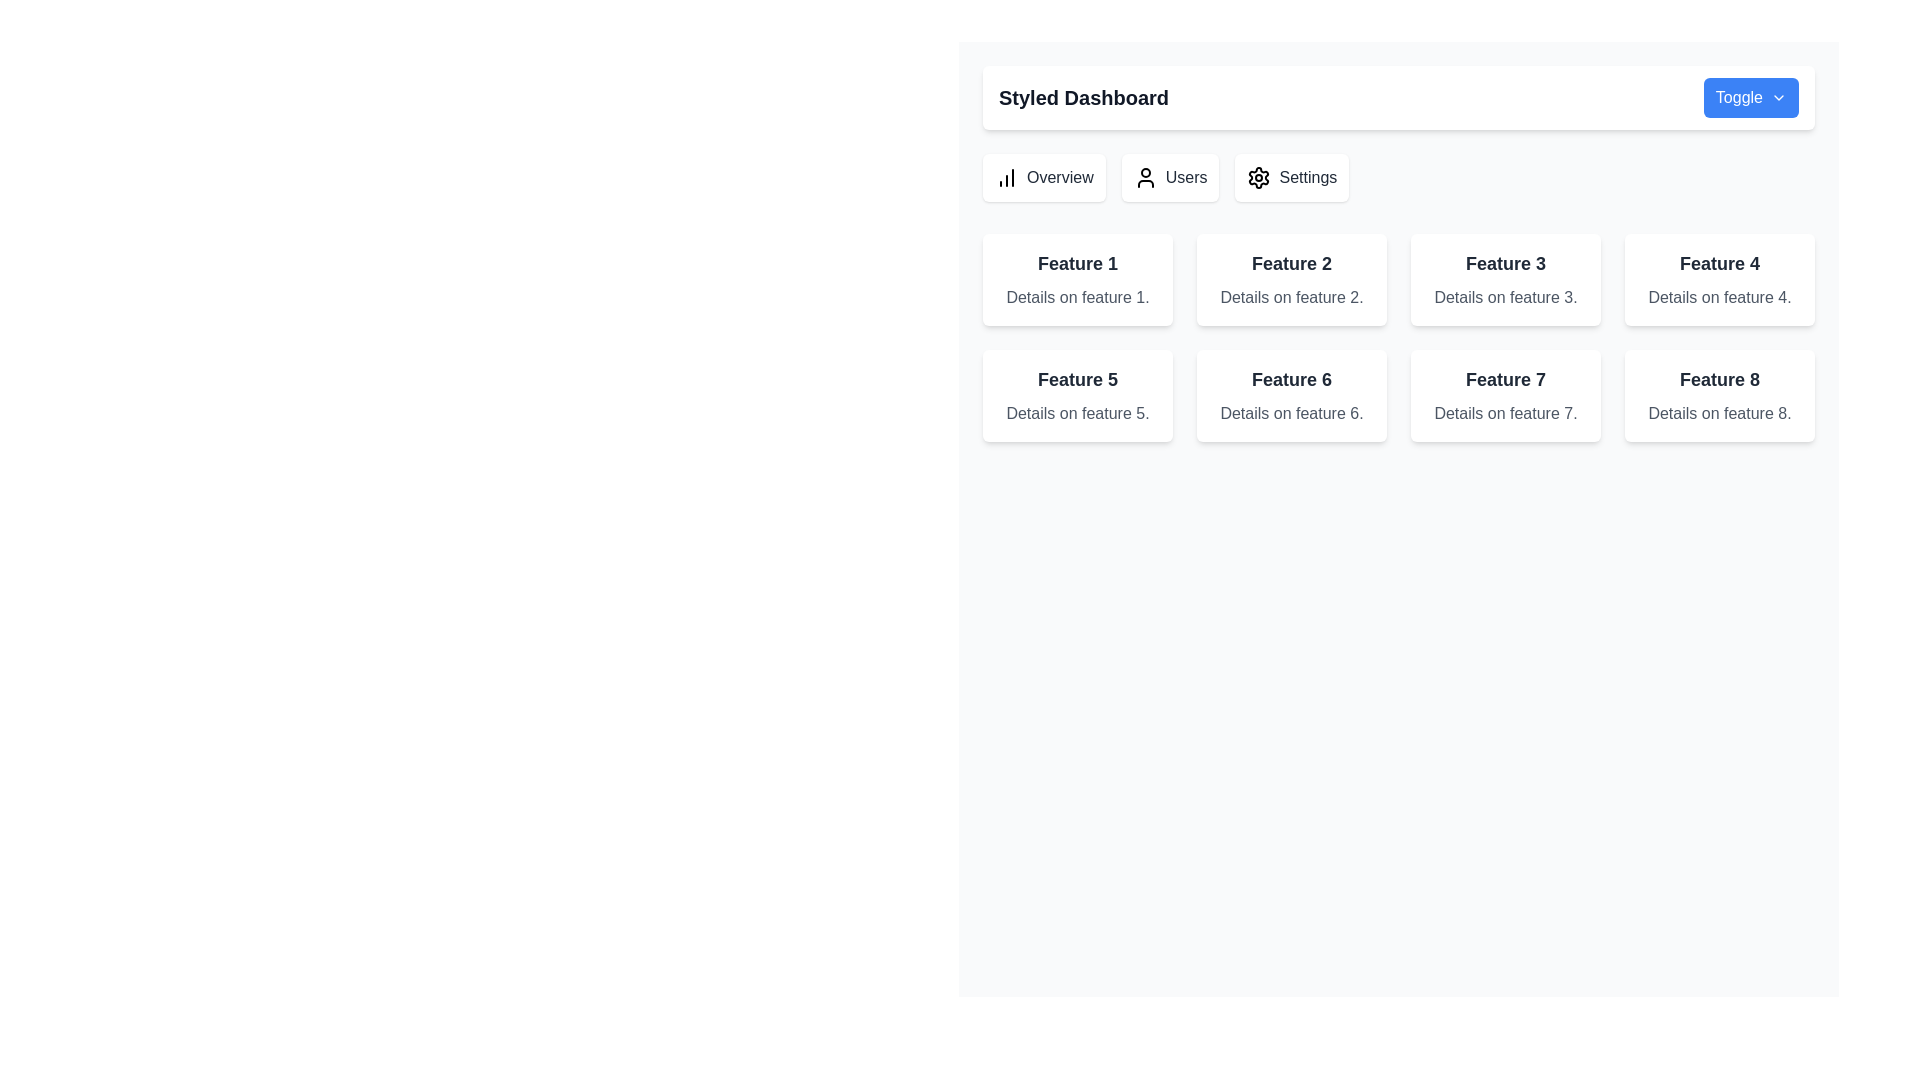  I want to click on the Text label that serves as an information label in the top bar of the interface, positioned between the user icon and the 'Settings' label, so click(1186, 176).